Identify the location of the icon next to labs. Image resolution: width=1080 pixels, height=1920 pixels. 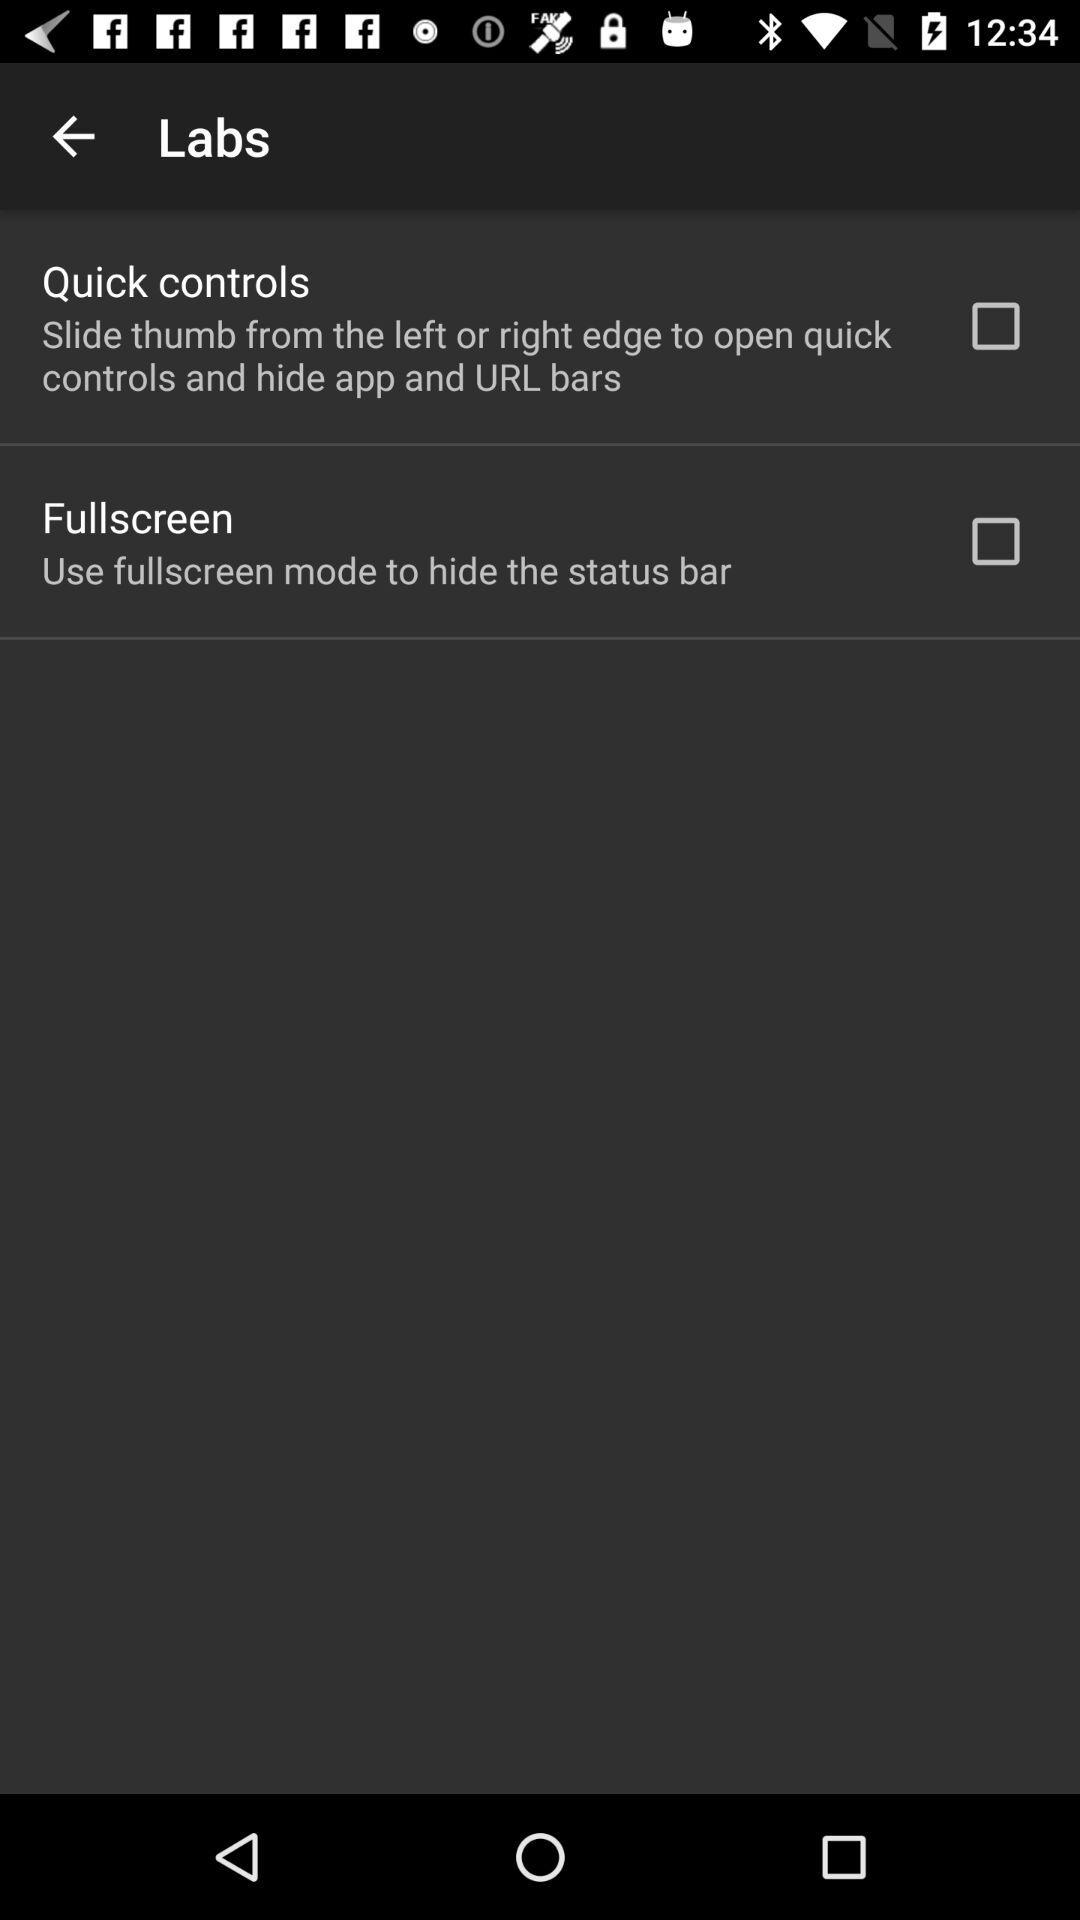
(72, 135).